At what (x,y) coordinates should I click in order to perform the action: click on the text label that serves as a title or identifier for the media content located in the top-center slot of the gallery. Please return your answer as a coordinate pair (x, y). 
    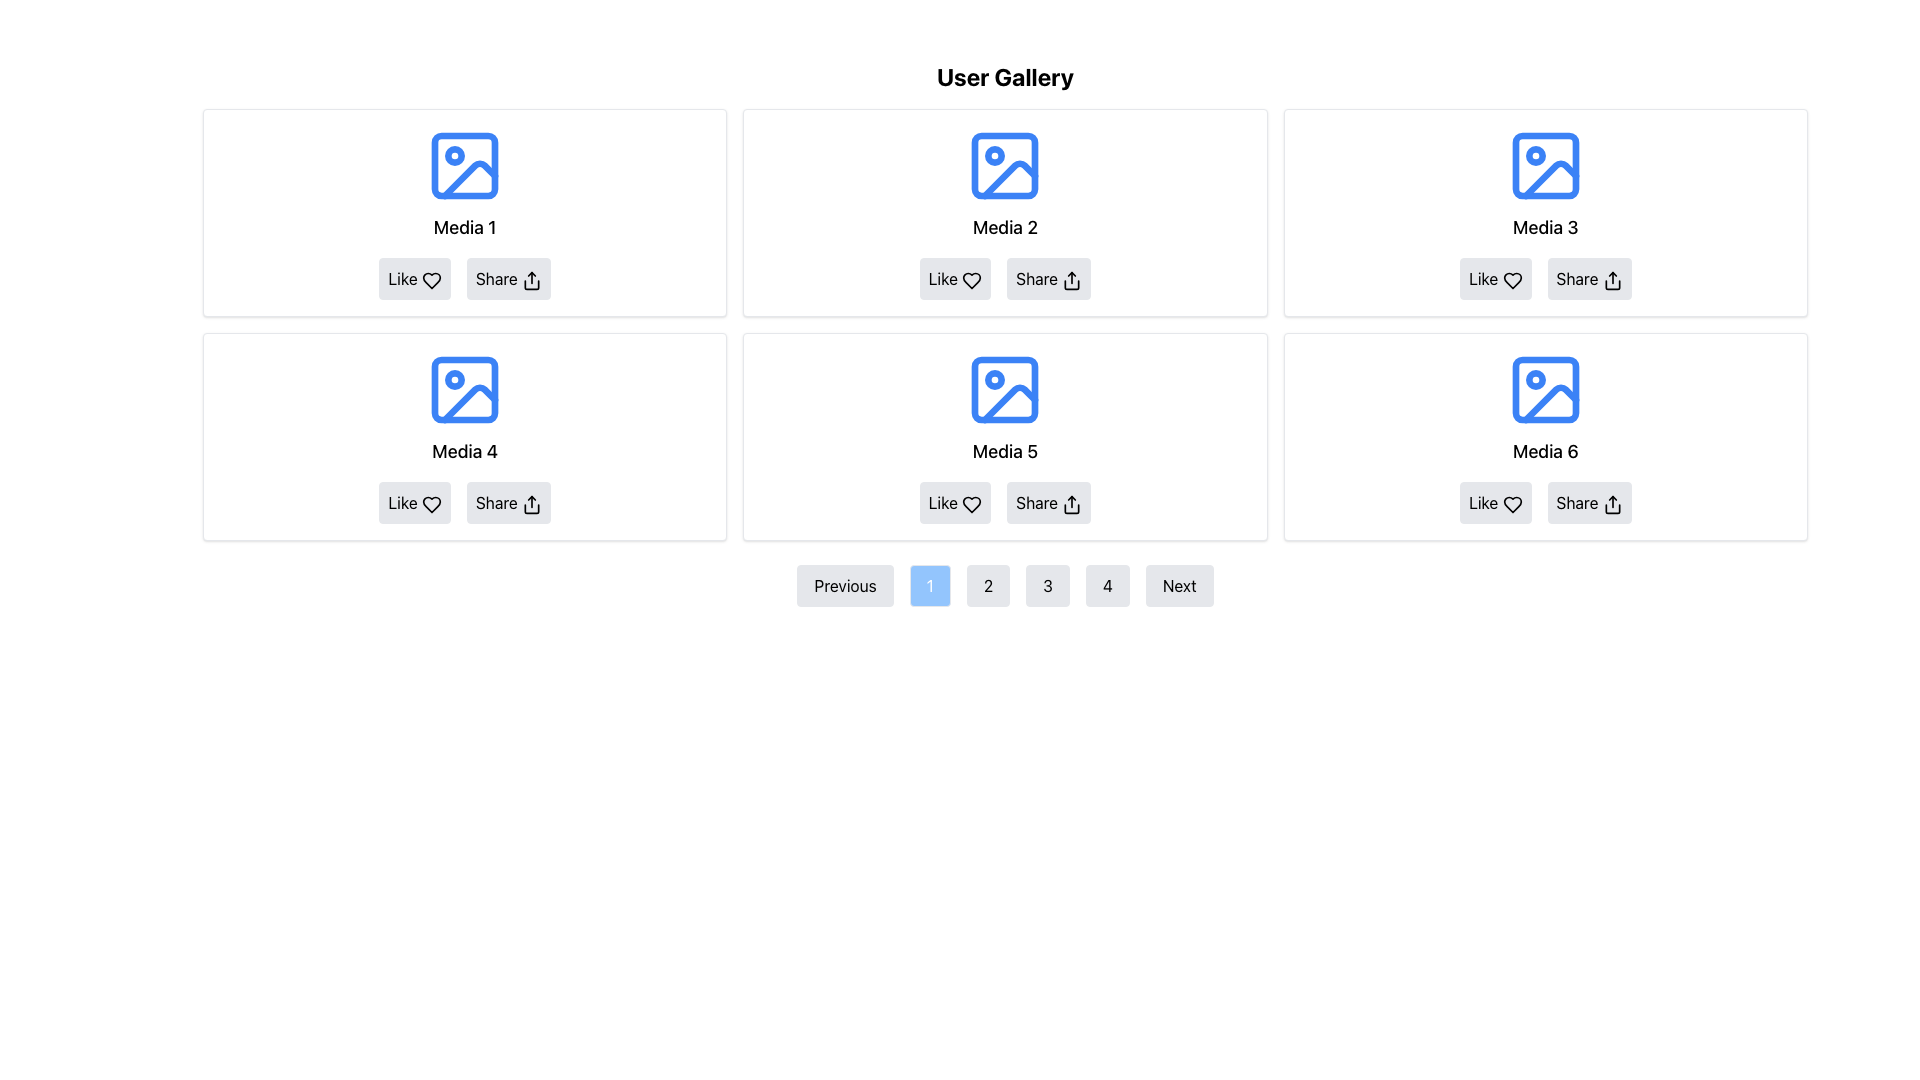
    Looking at the image, I should click on (1005, 226).